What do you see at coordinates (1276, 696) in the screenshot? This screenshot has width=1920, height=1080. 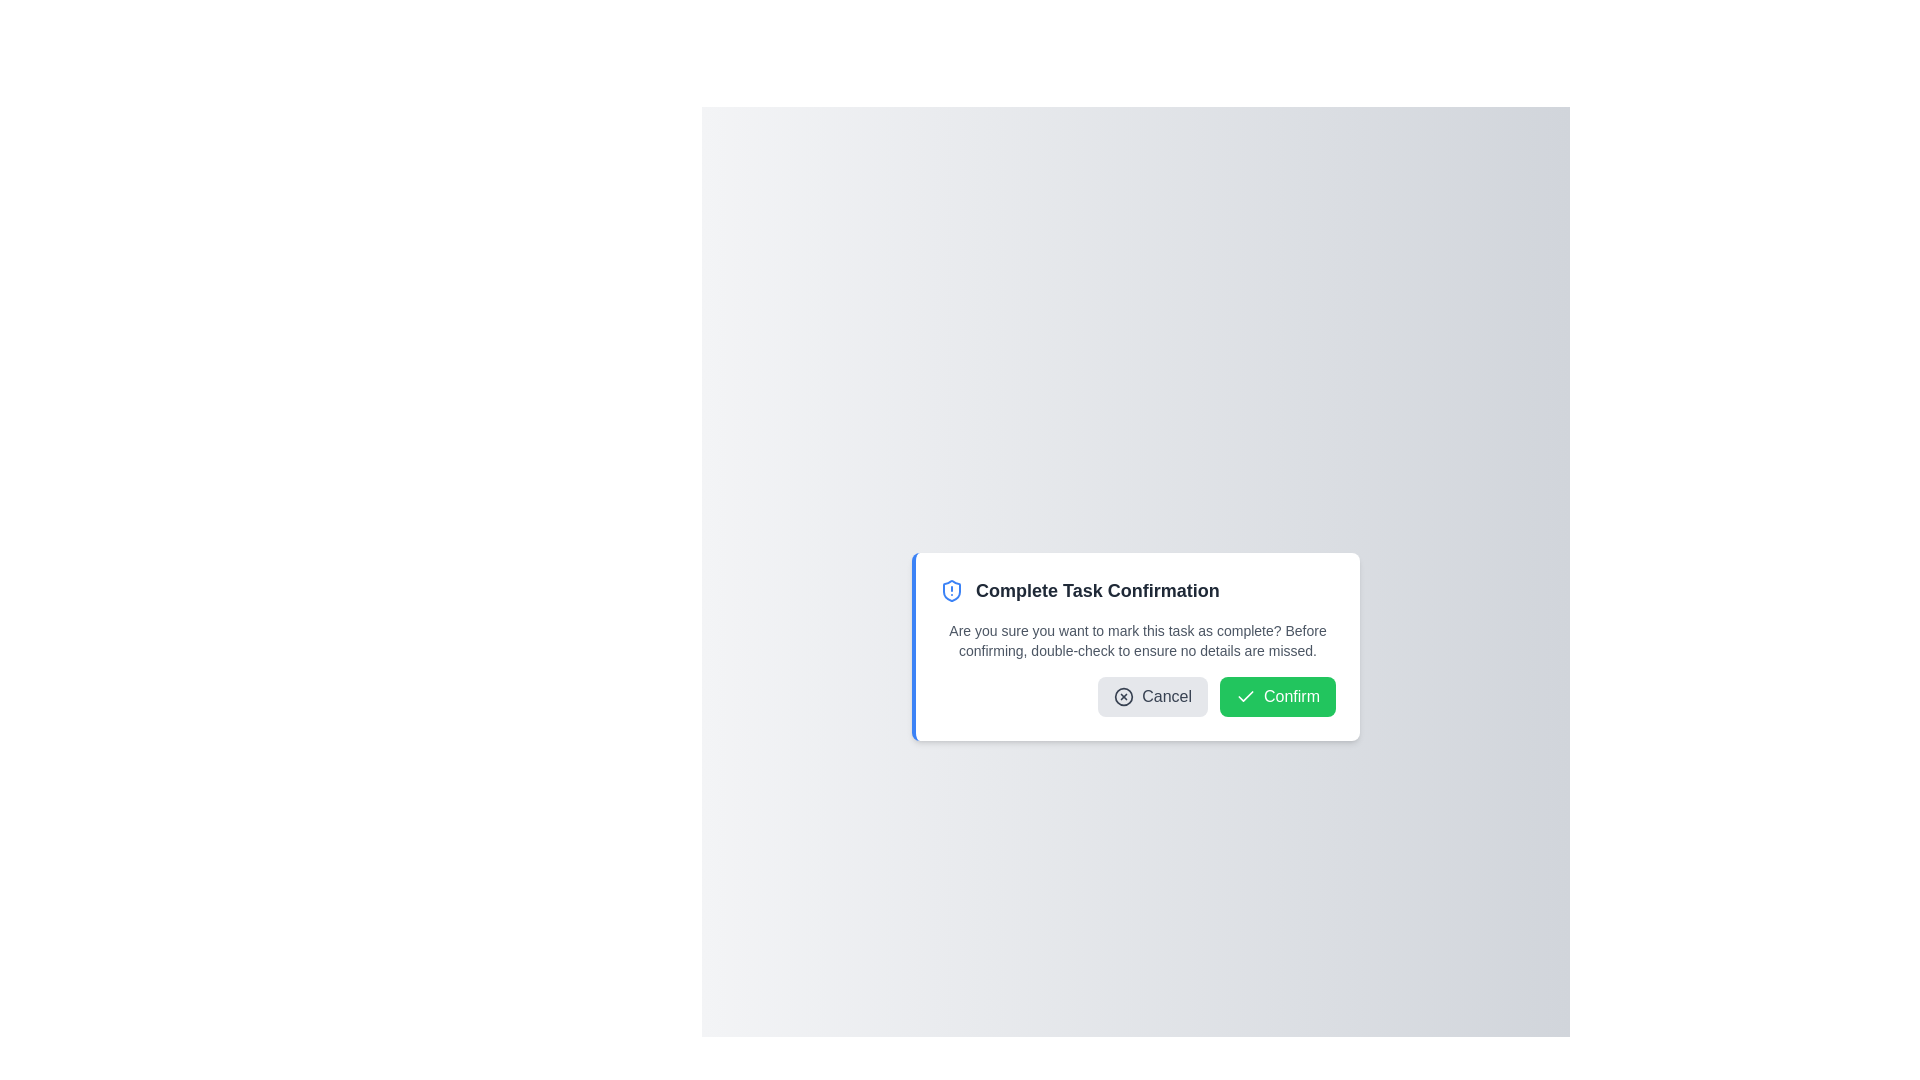 I see `the 'Confirm' button with a green background and white text, located at the bottom-right section of the modal dialog` at bounding box center [1276, 696].